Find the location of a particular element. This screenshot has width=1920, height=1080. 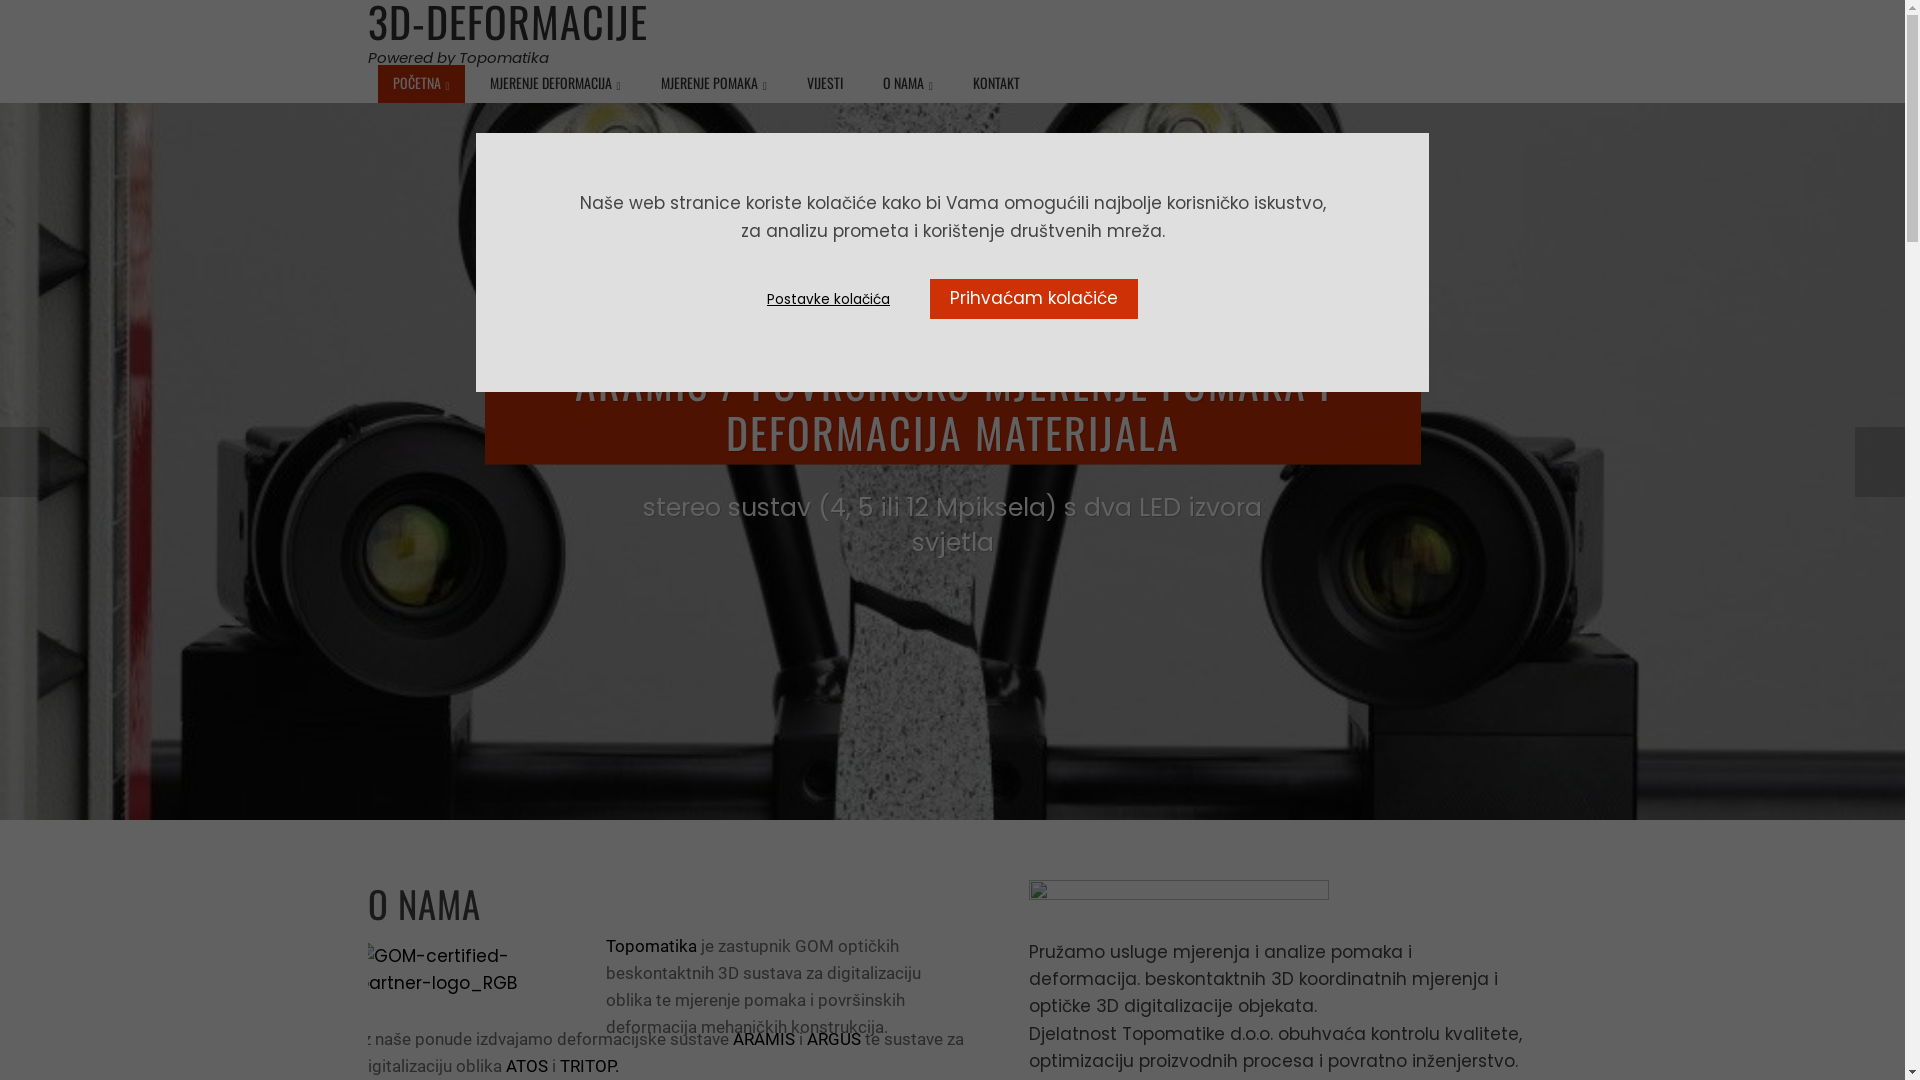

'Powered by Topomatika' is located at coordinates (457, 56).